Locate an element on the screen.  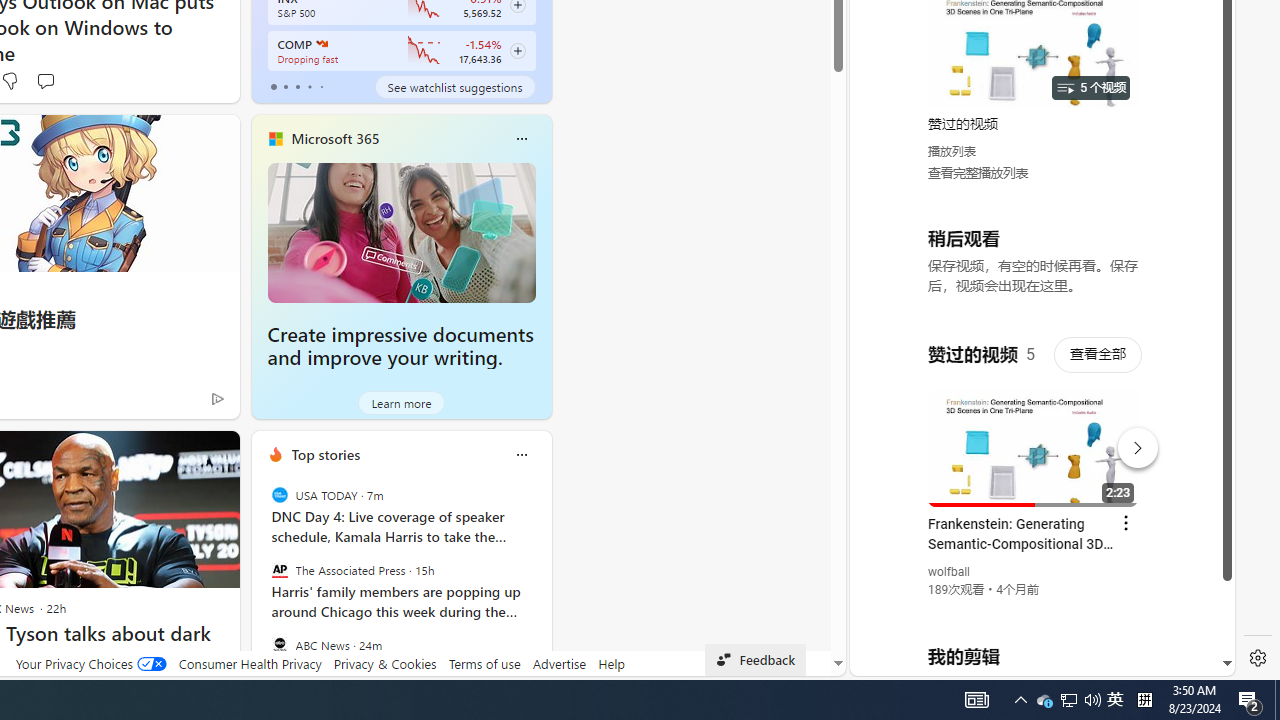
'Terms of use' is located at coordinates (484, 663).